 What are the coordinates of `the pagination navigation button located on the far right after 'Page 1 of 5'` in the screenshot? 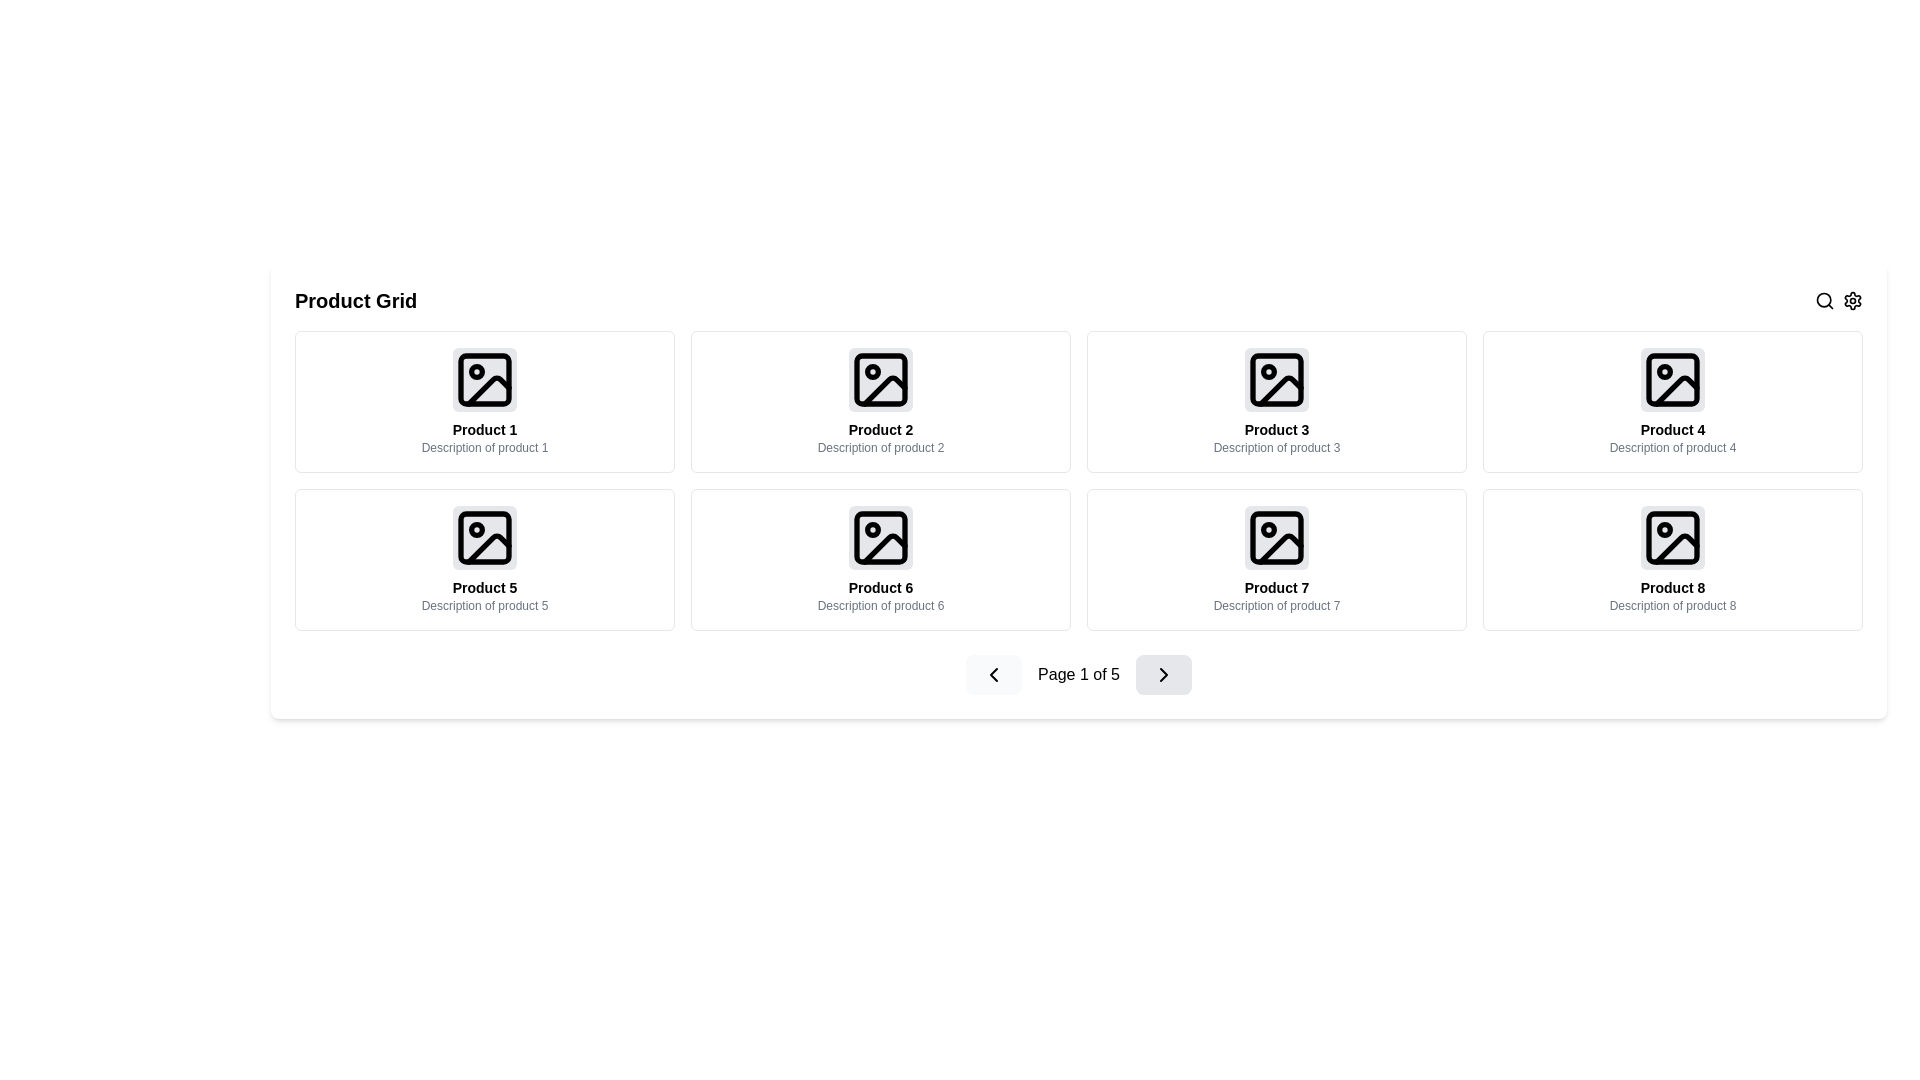 It's located at (1163, 675).